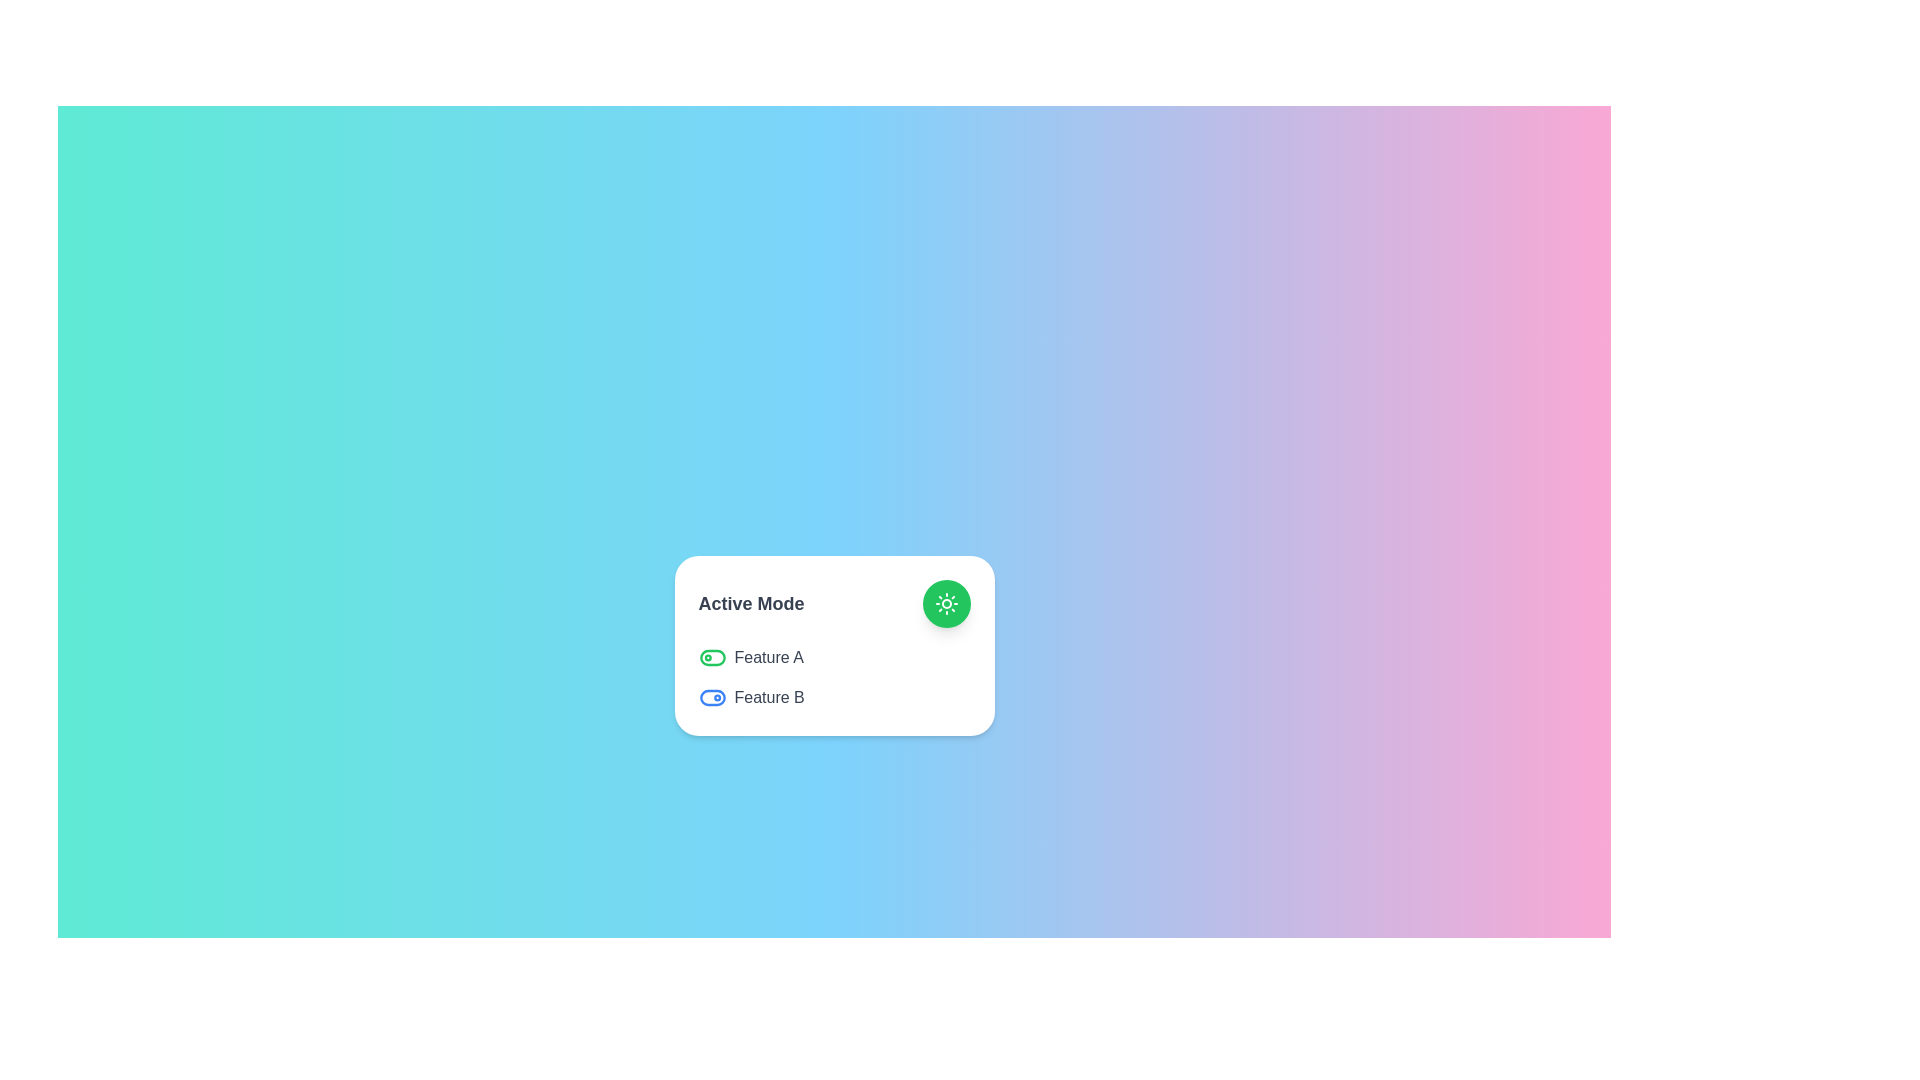  What do you see at coordinates (712, 697) in the screenshot?
I see `the toggle background element, which is the rectangular part of the toggle component that serves as its base` at bounding box center [712, 697].